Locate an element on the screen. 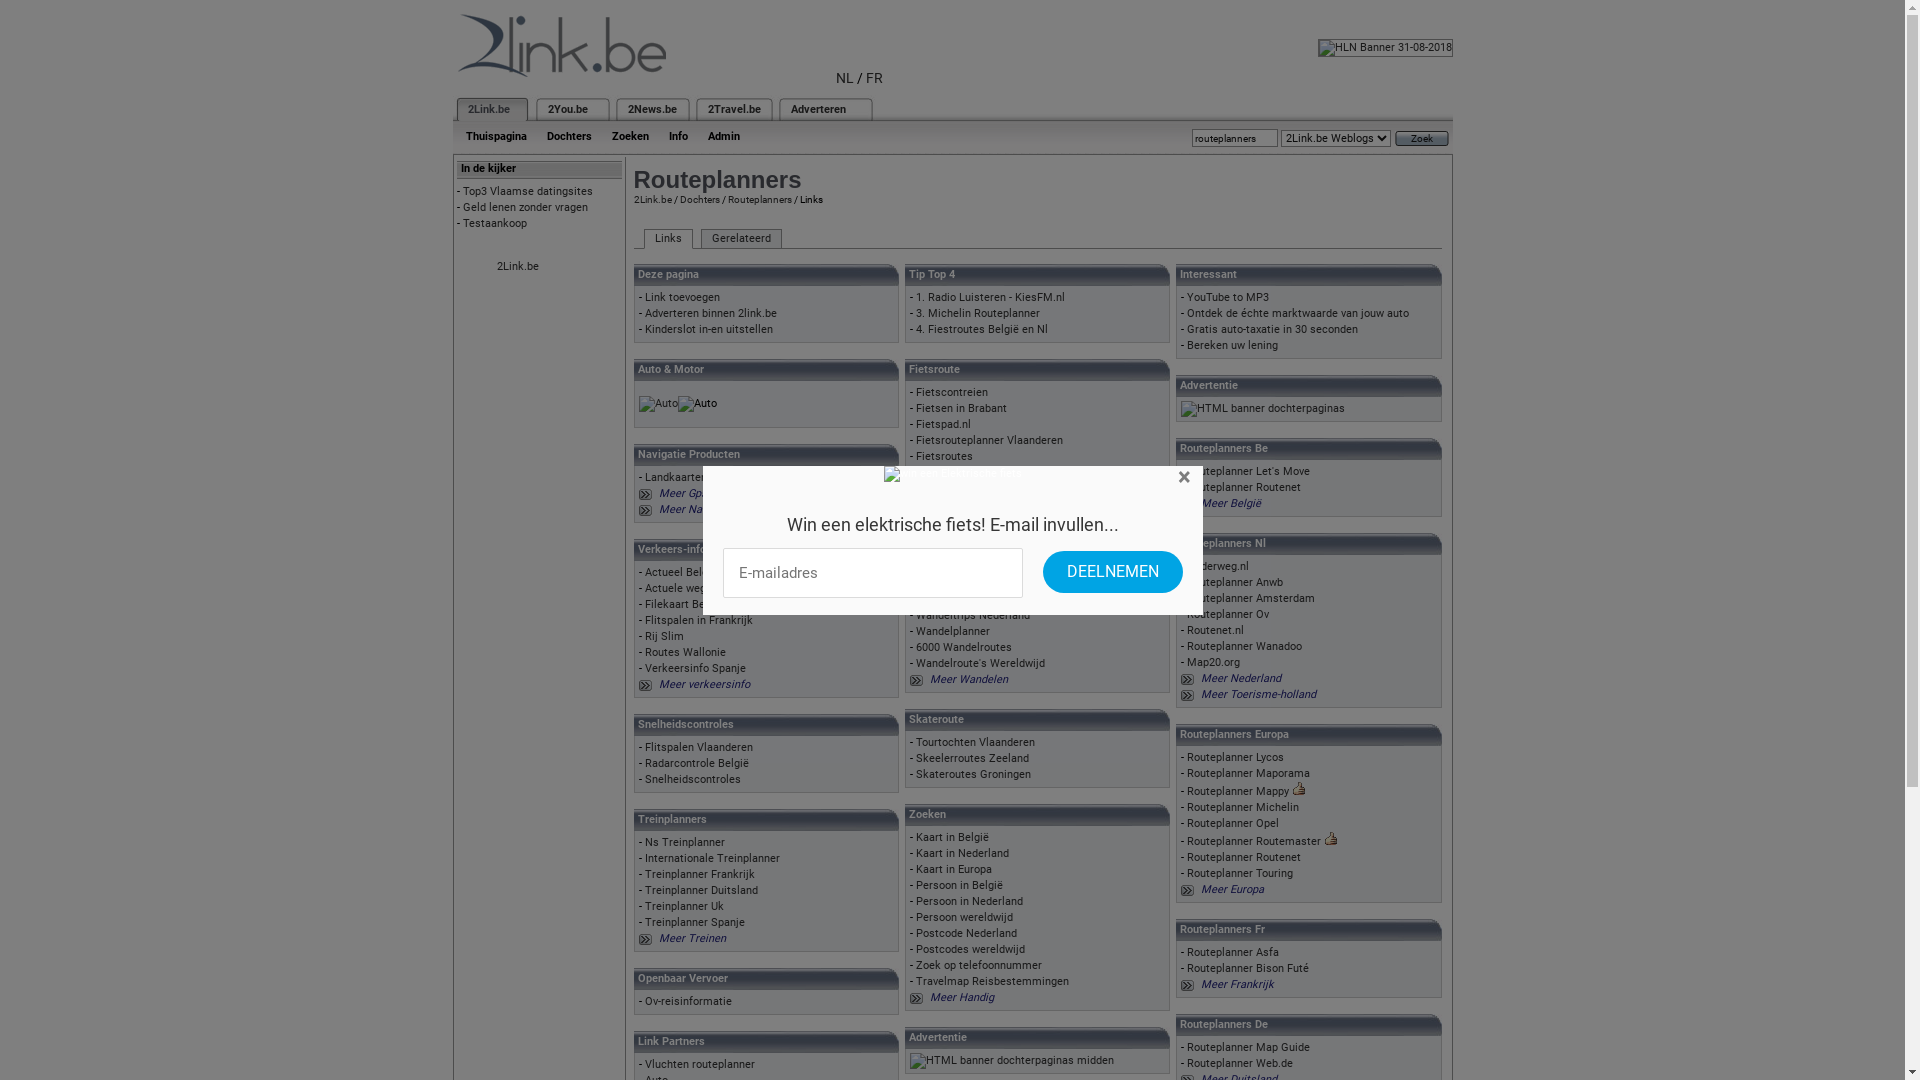  'Onderweg.nl' is located at coordinates (1217, 566).